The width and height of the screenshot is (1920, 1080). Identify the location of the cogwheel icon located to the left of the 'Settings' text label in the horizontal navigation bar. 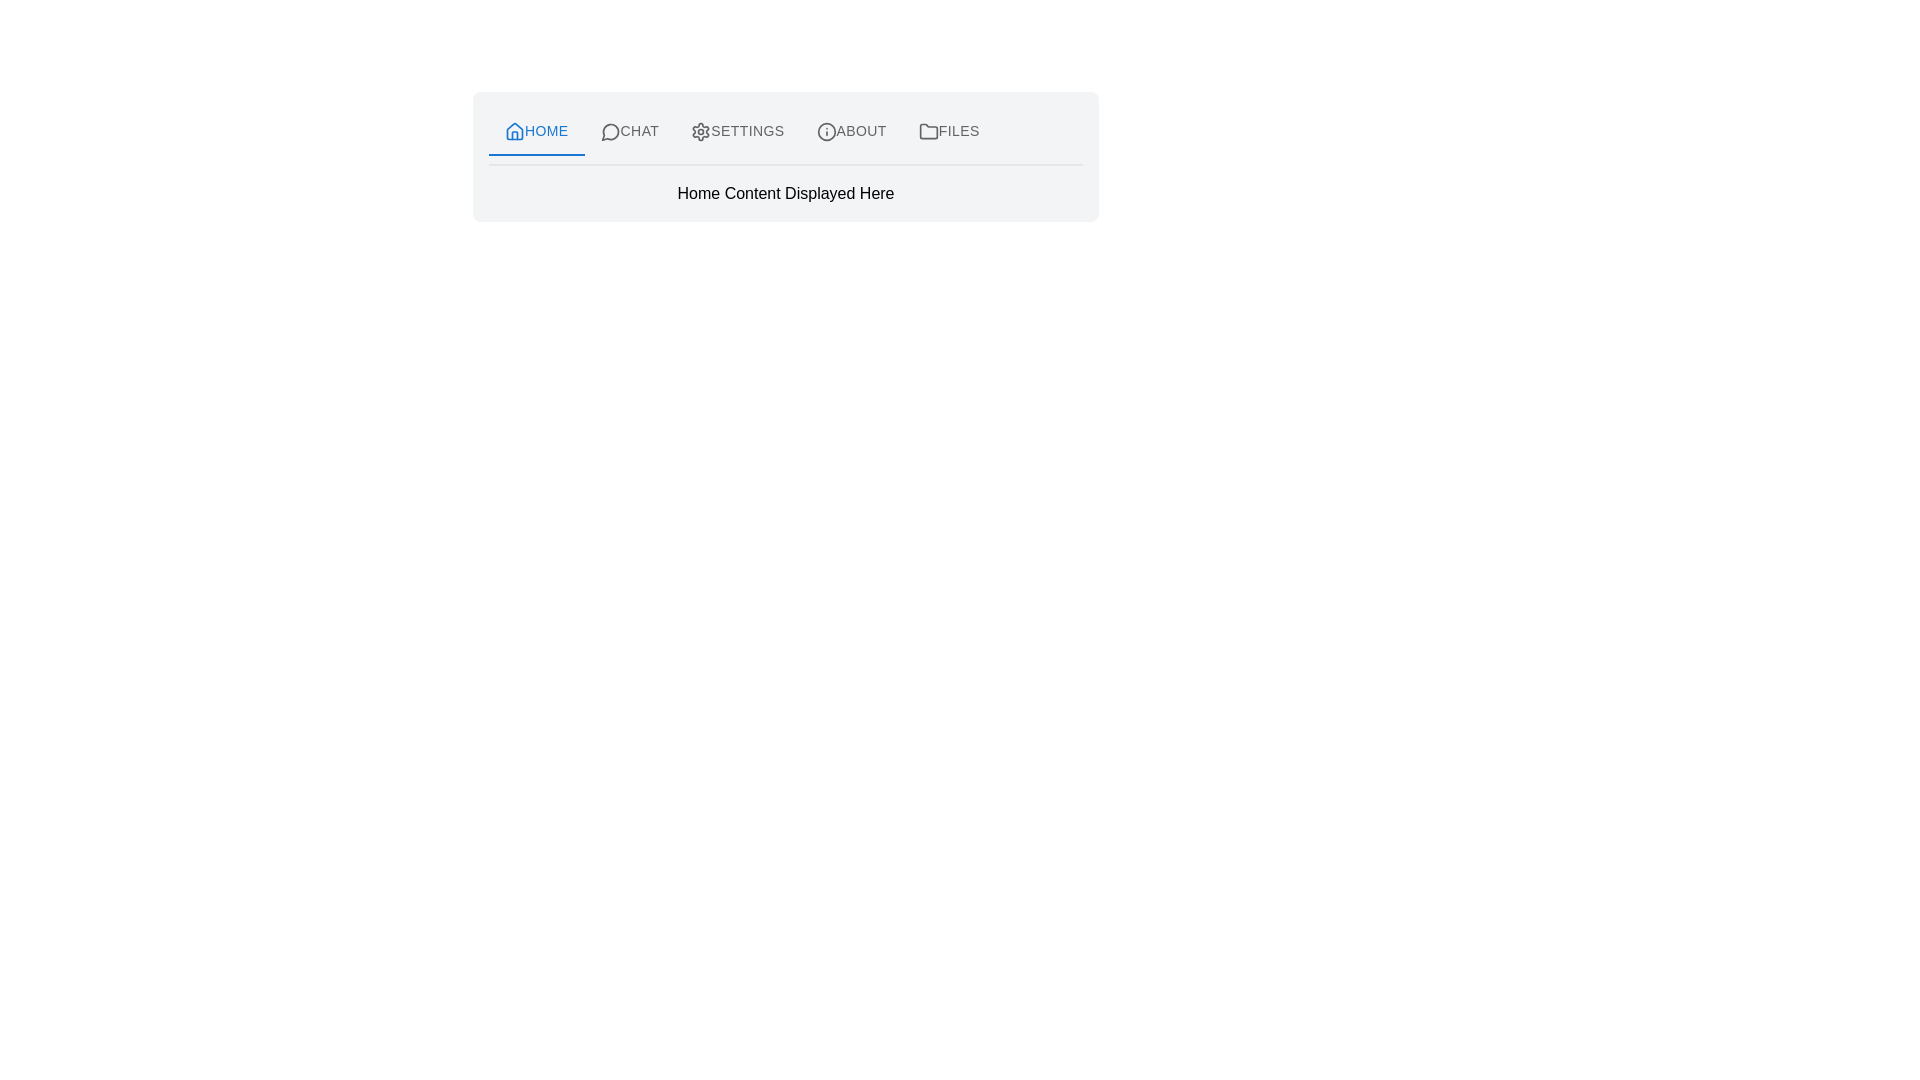
(701, 131).